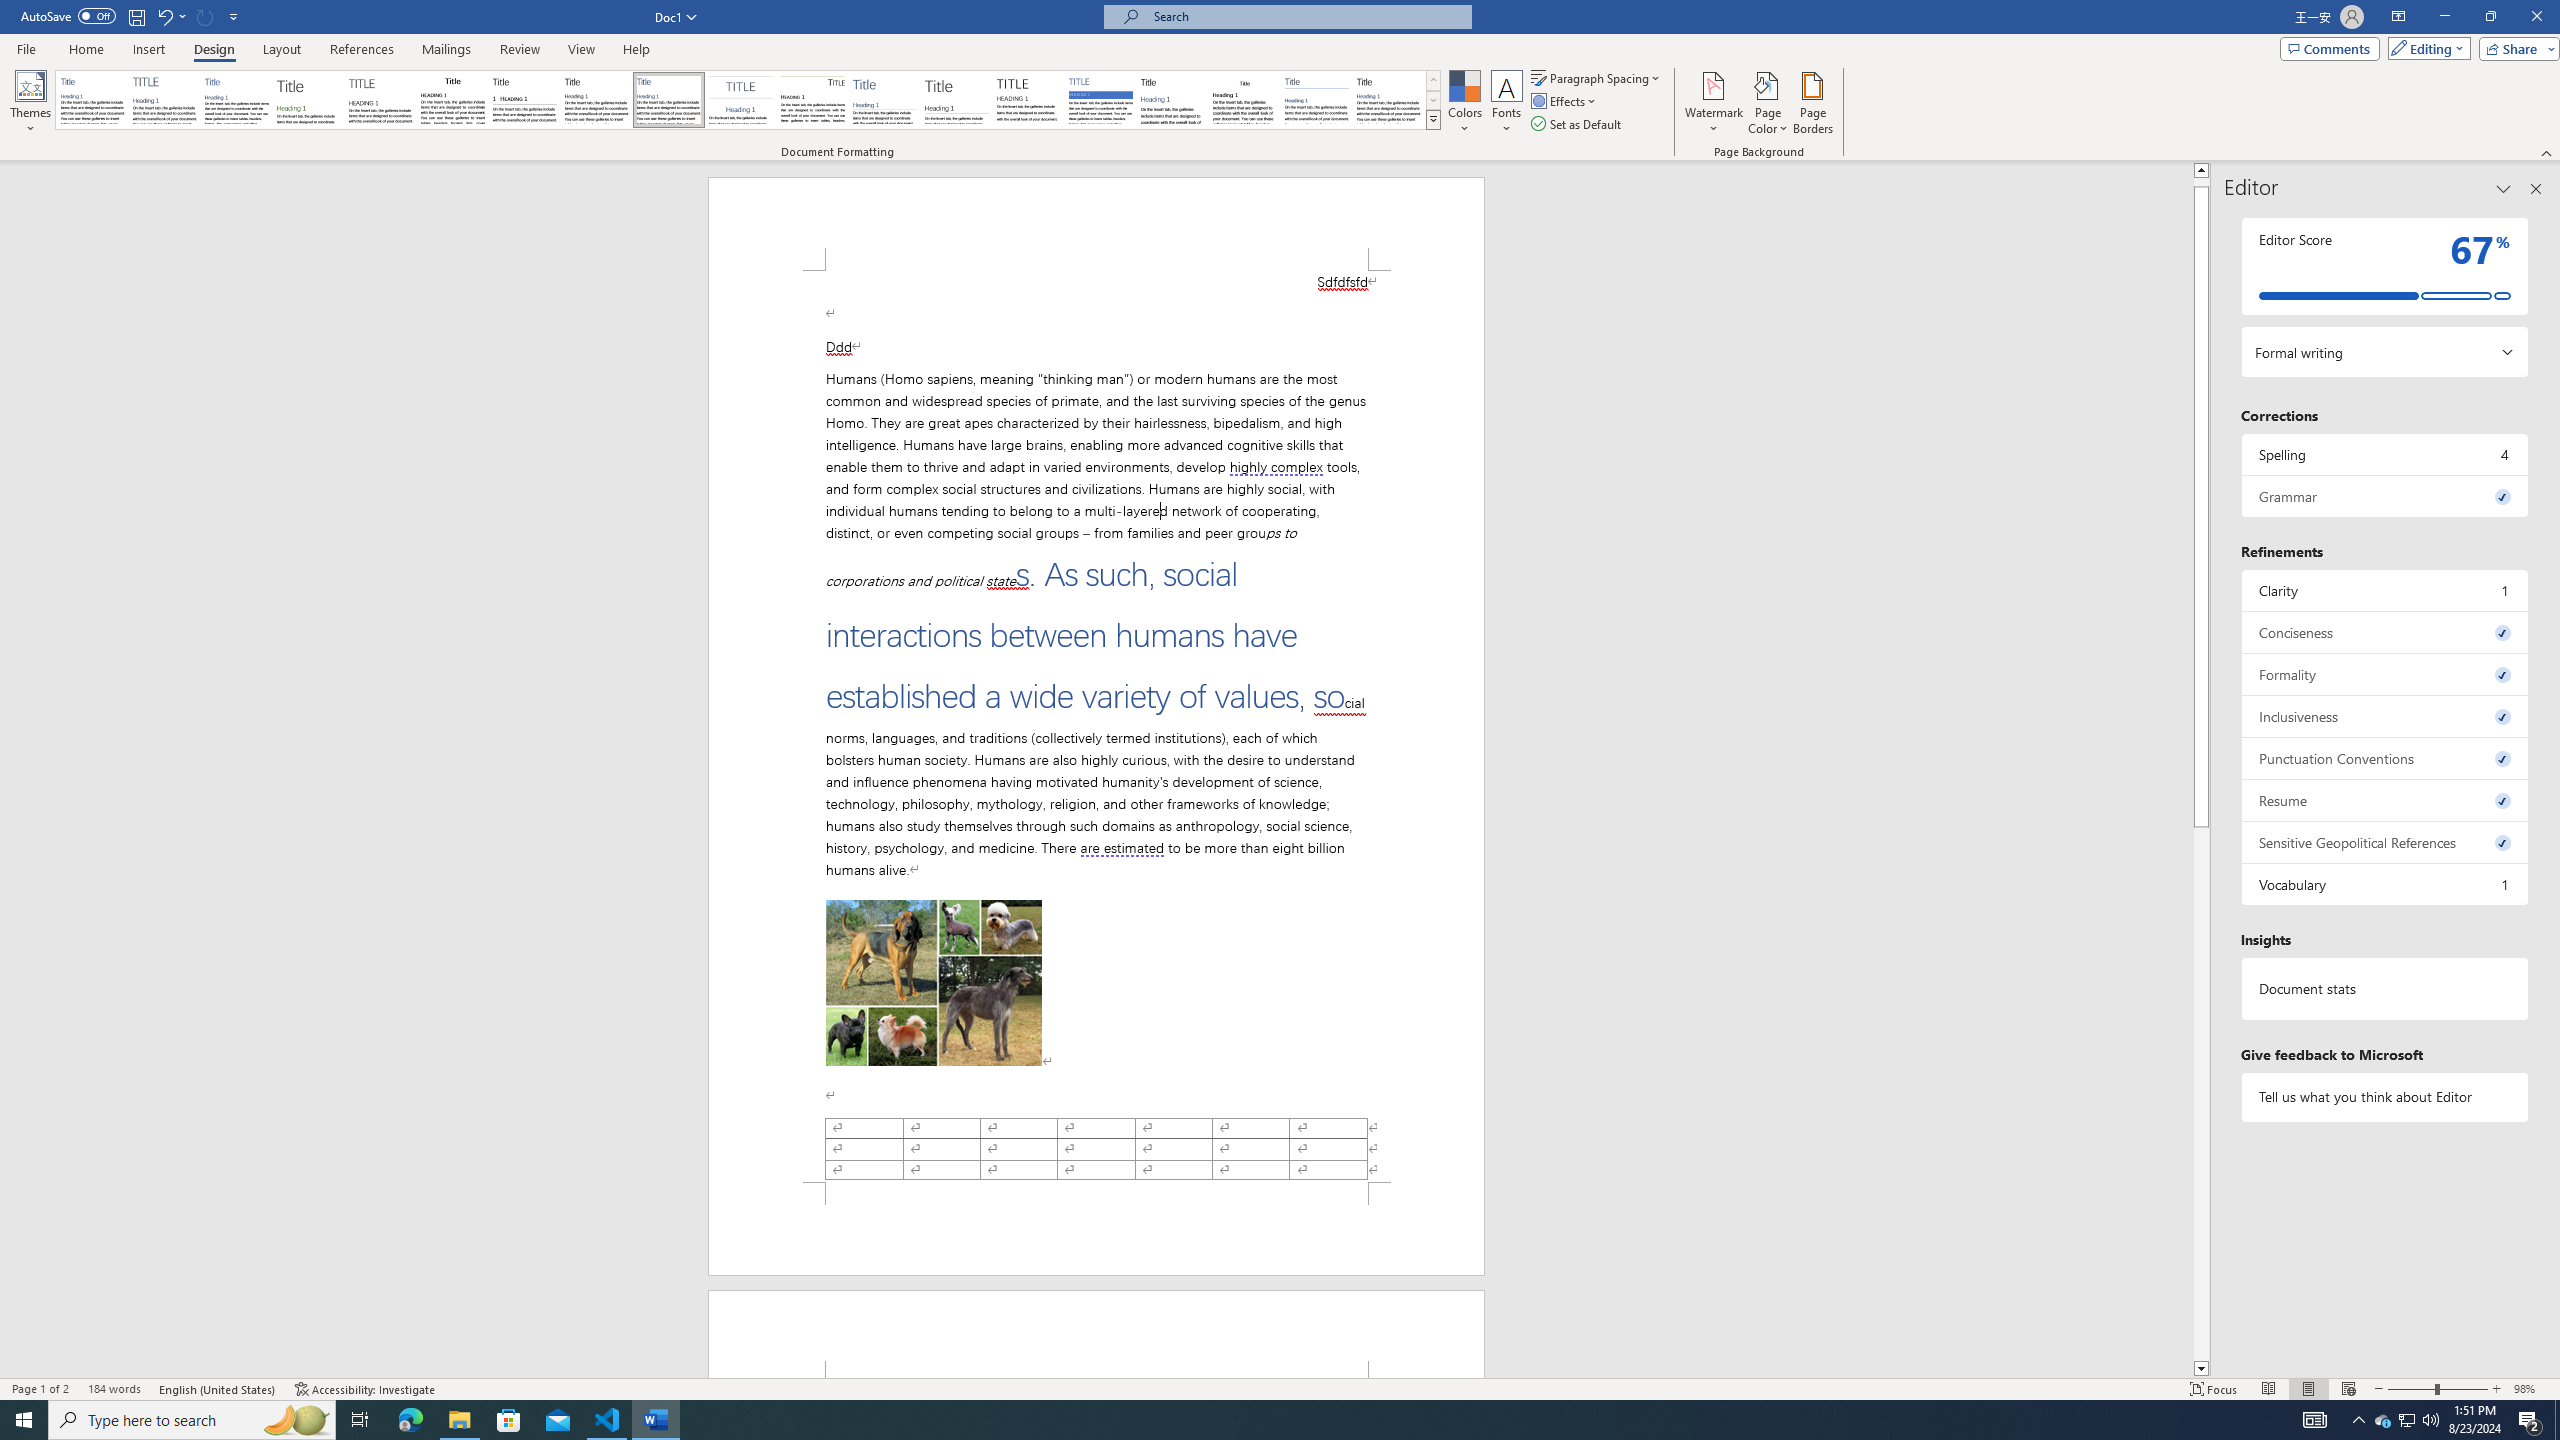  Describe the element at coordinates (170, 15) in the screenshot. I see `'Undo Outline Move Up'` at that location.